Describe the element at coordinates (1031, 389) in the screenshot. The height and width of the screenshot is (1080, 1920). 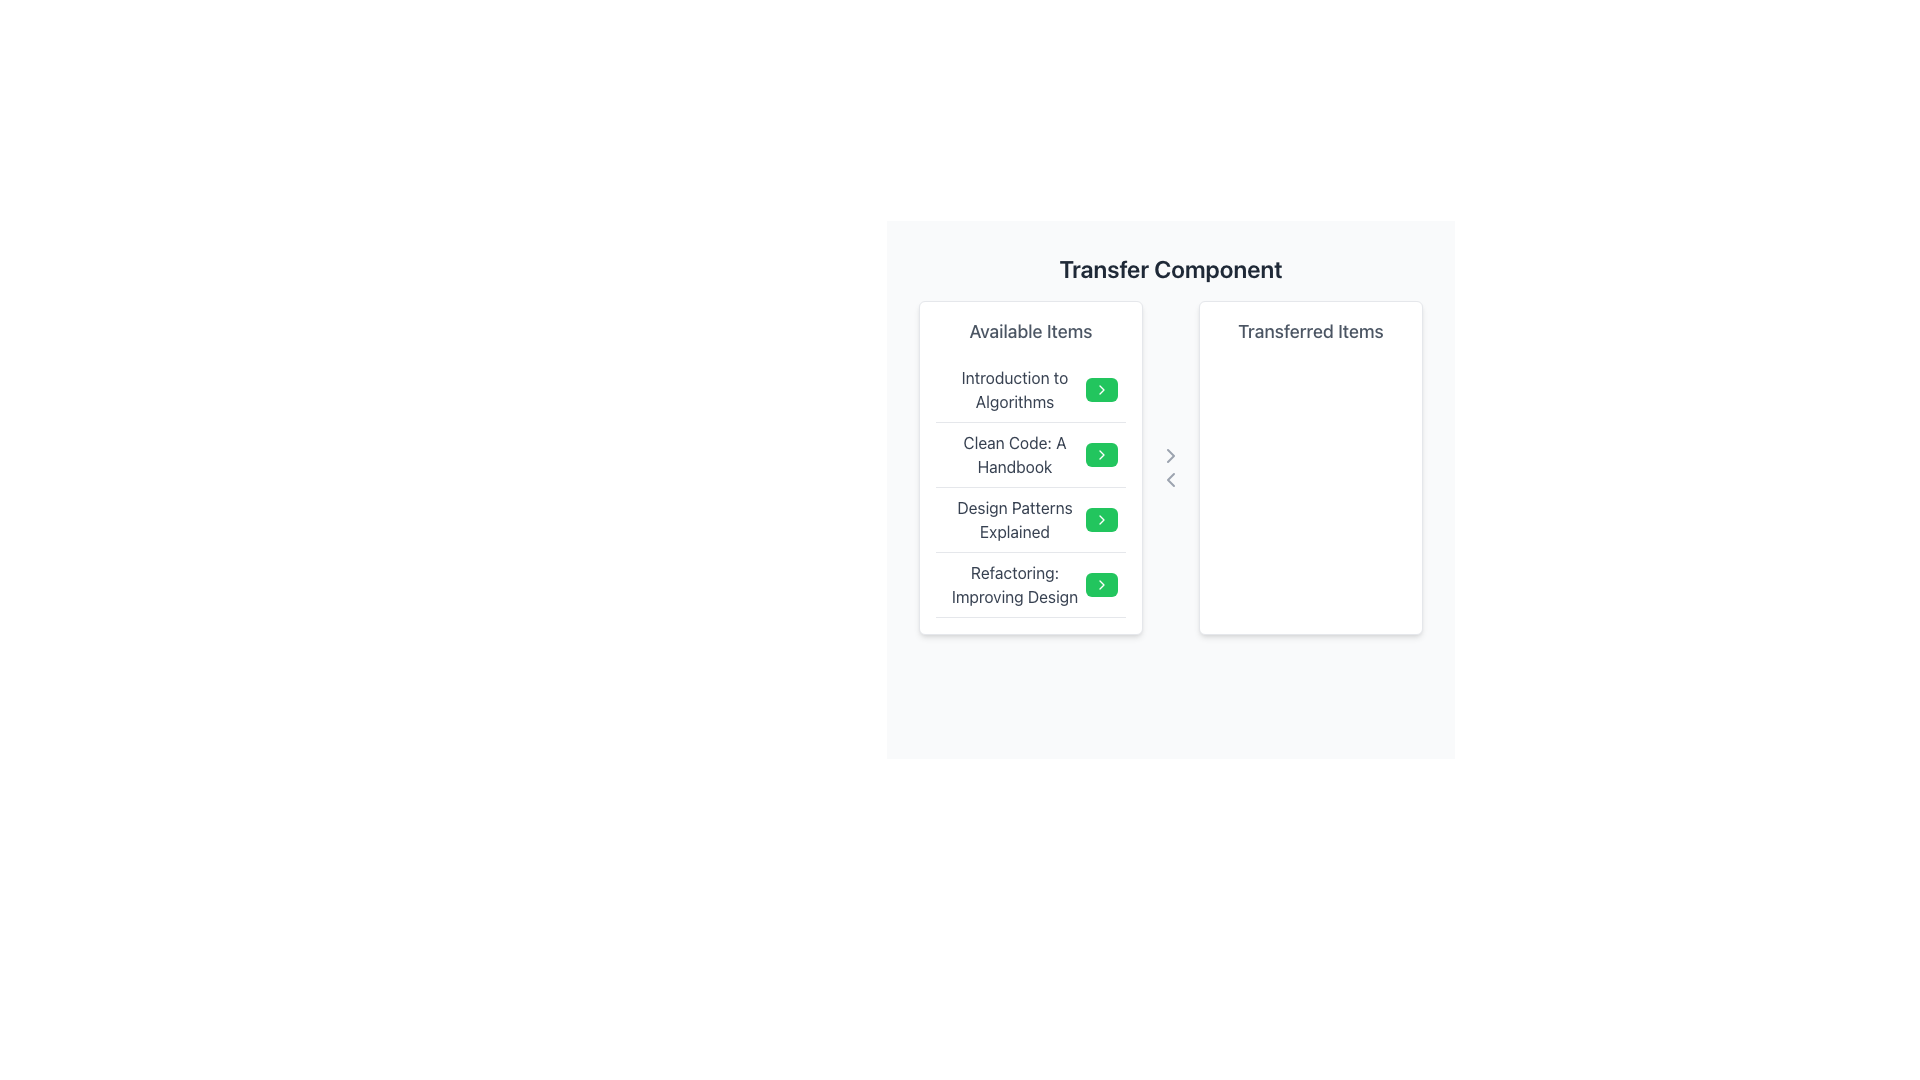
I see `the first list item in the 'Available Items' section, which contains the text 'Introduction to Algorithms' and a green navigation button` at that location.